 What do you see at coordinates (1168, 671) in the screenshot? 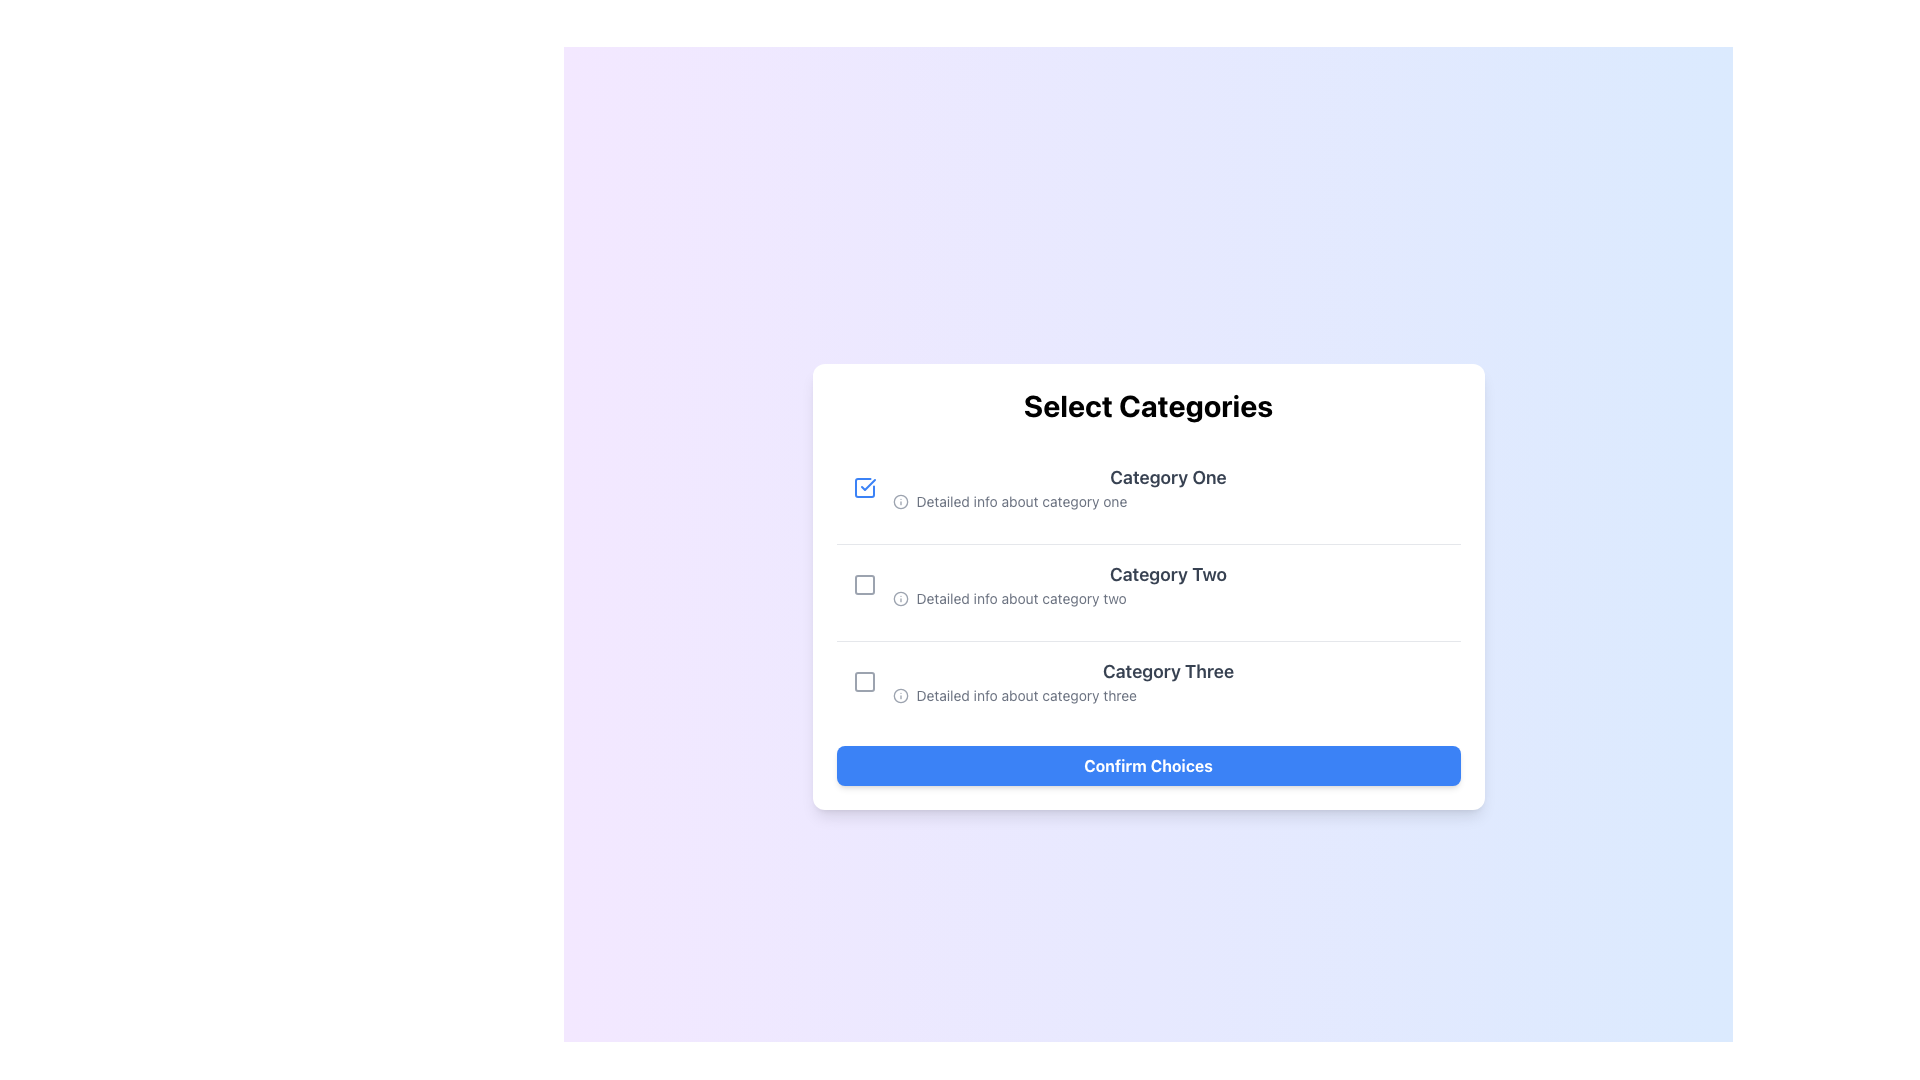
I see `the text label displaying 'Category Three', which is styled prominently in bold dark gray and located in the lower part of the modal dialog box above the description line for category three` at bounding box center [1168, 671].